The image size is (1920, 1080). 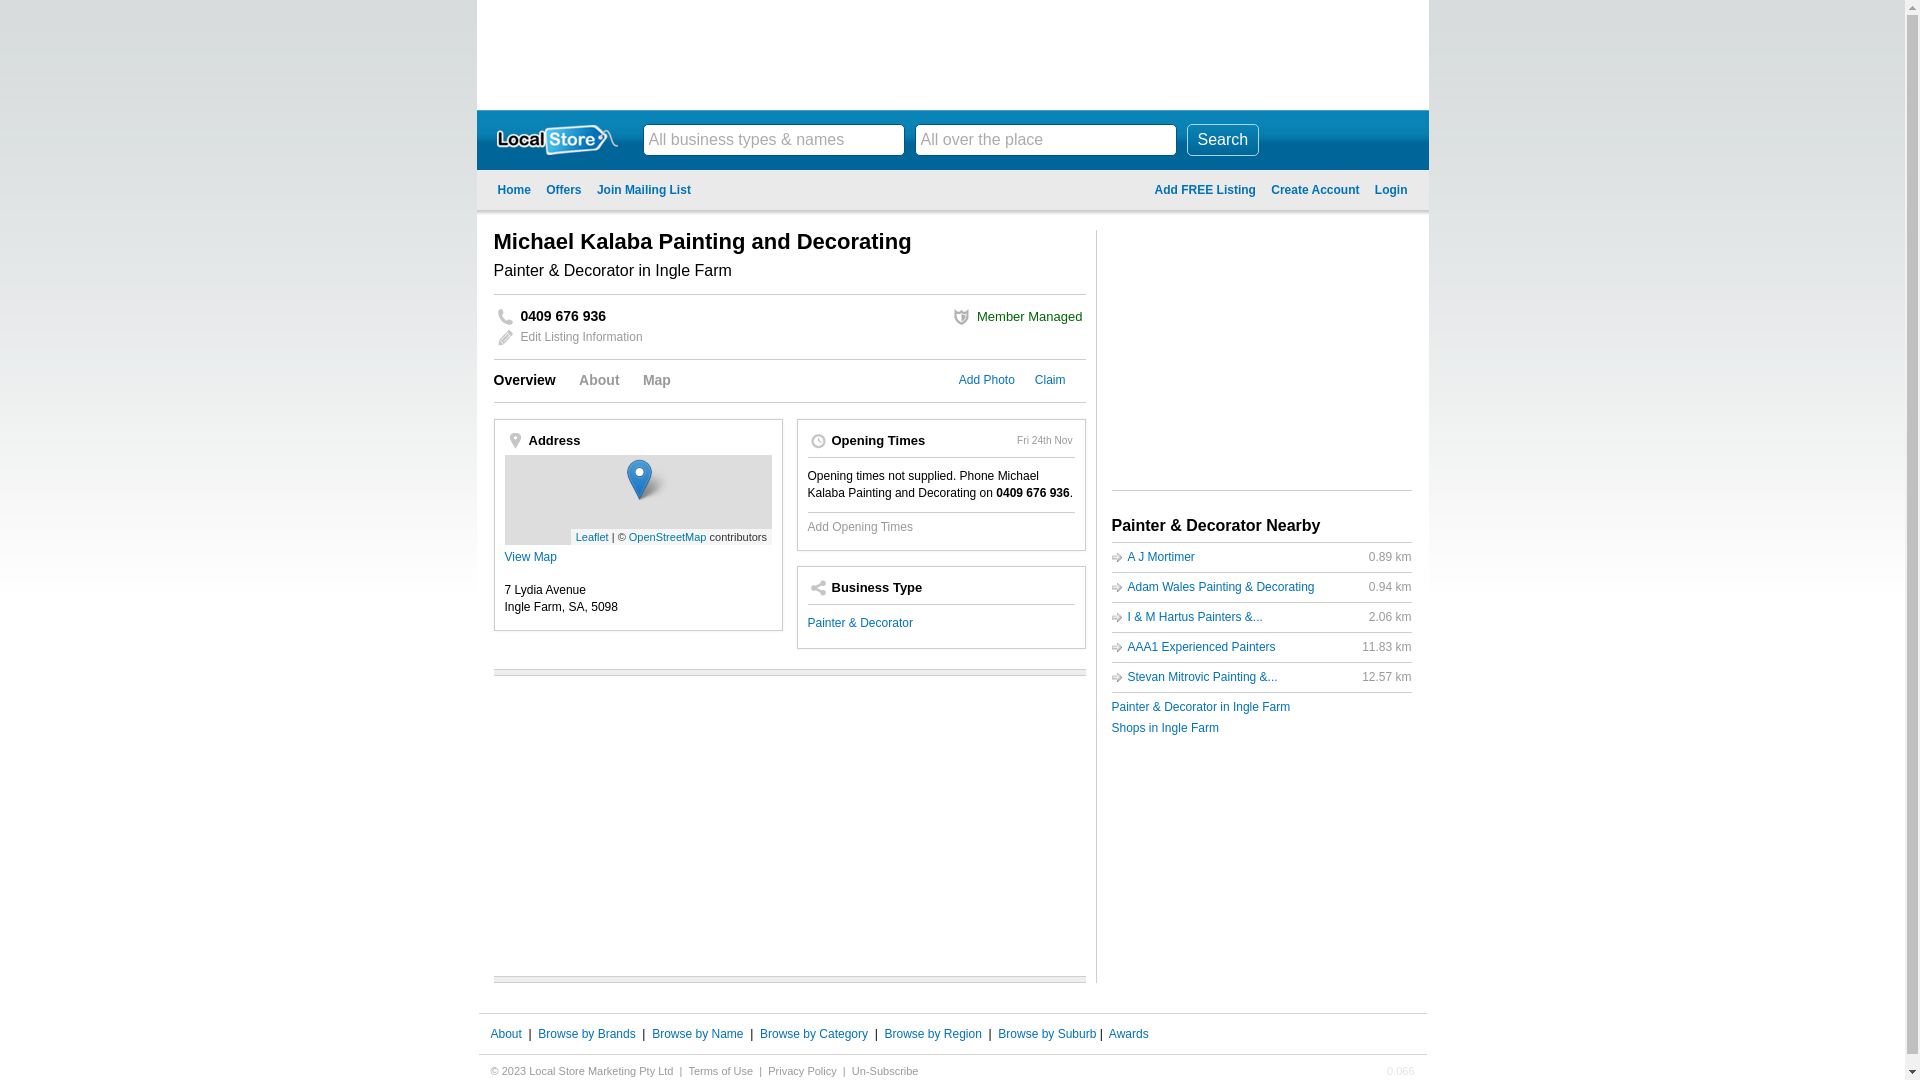 I want to click on 'Join Mailing List', so click(x=643, y=189).